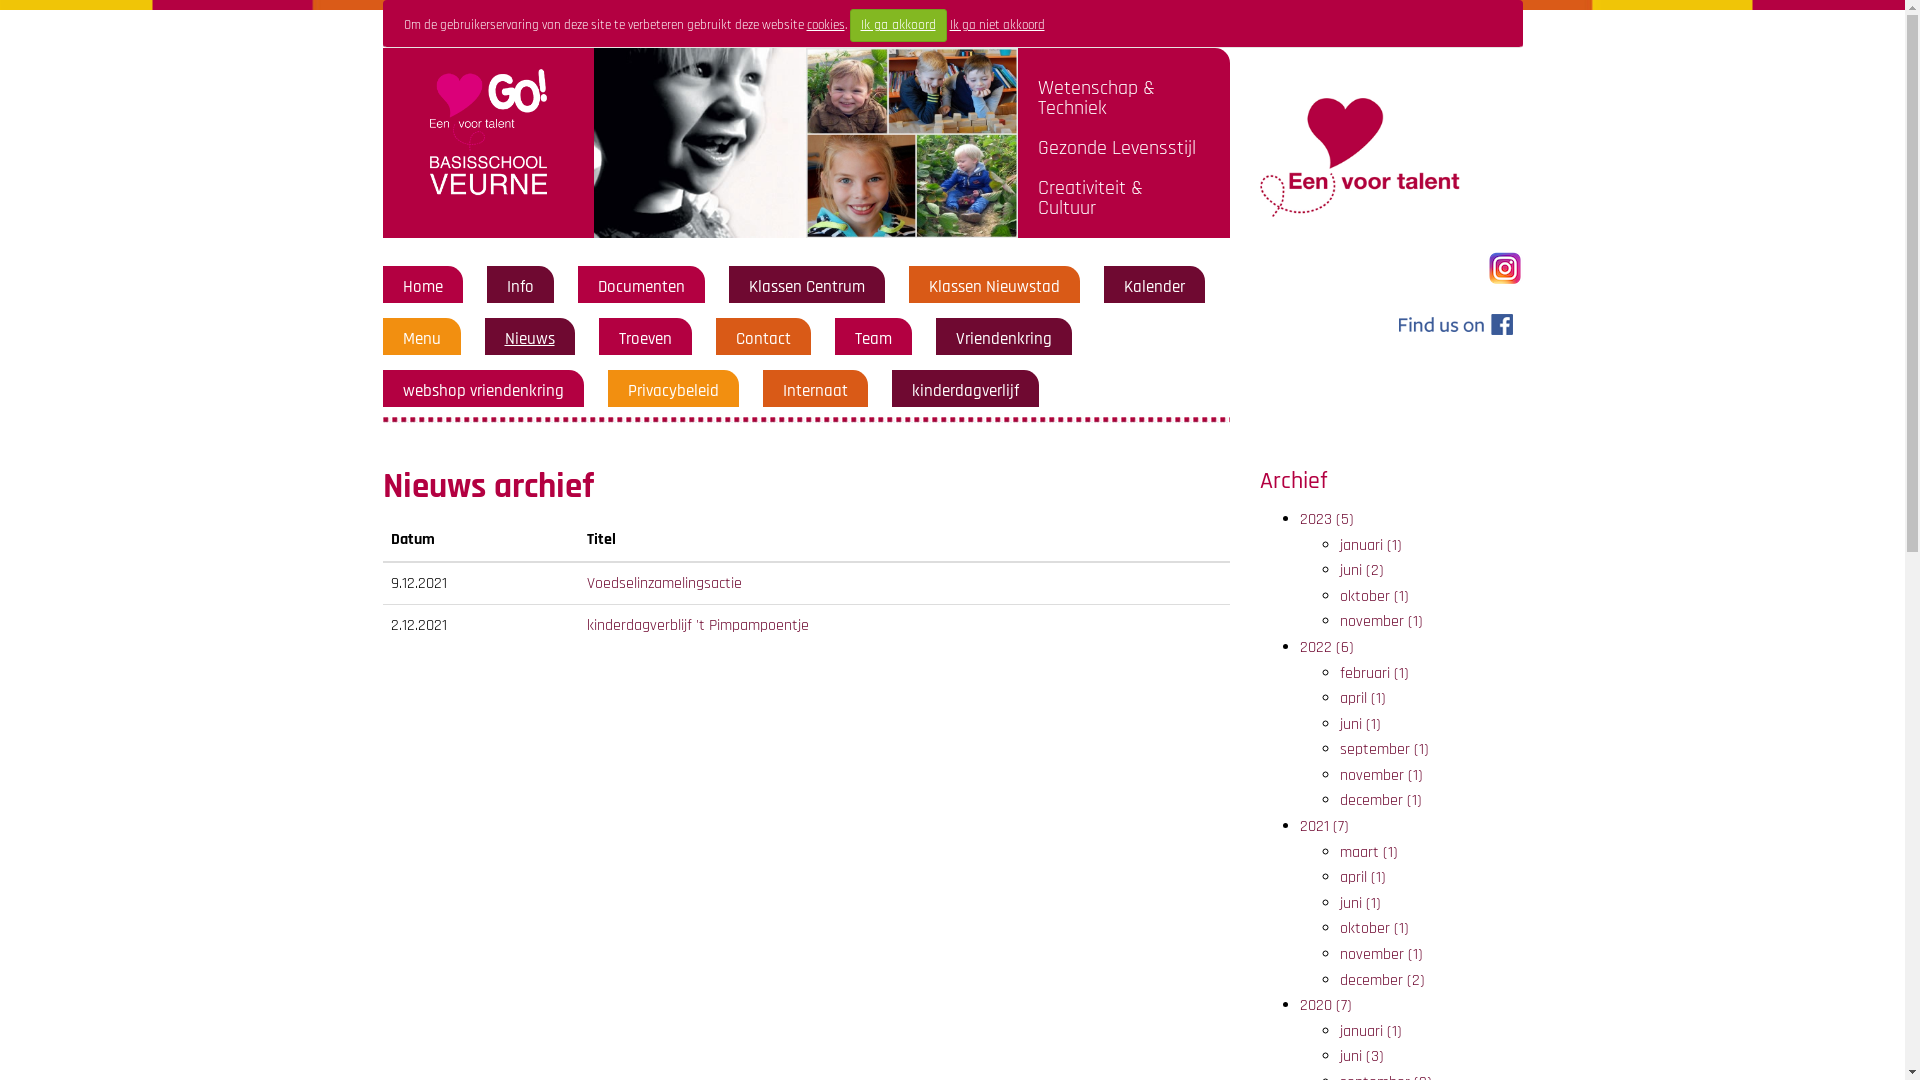  What do you see at coordinates (1339, 979) in the screenshot?
I see `'december (2)'` at bounding box center [1339, 979].